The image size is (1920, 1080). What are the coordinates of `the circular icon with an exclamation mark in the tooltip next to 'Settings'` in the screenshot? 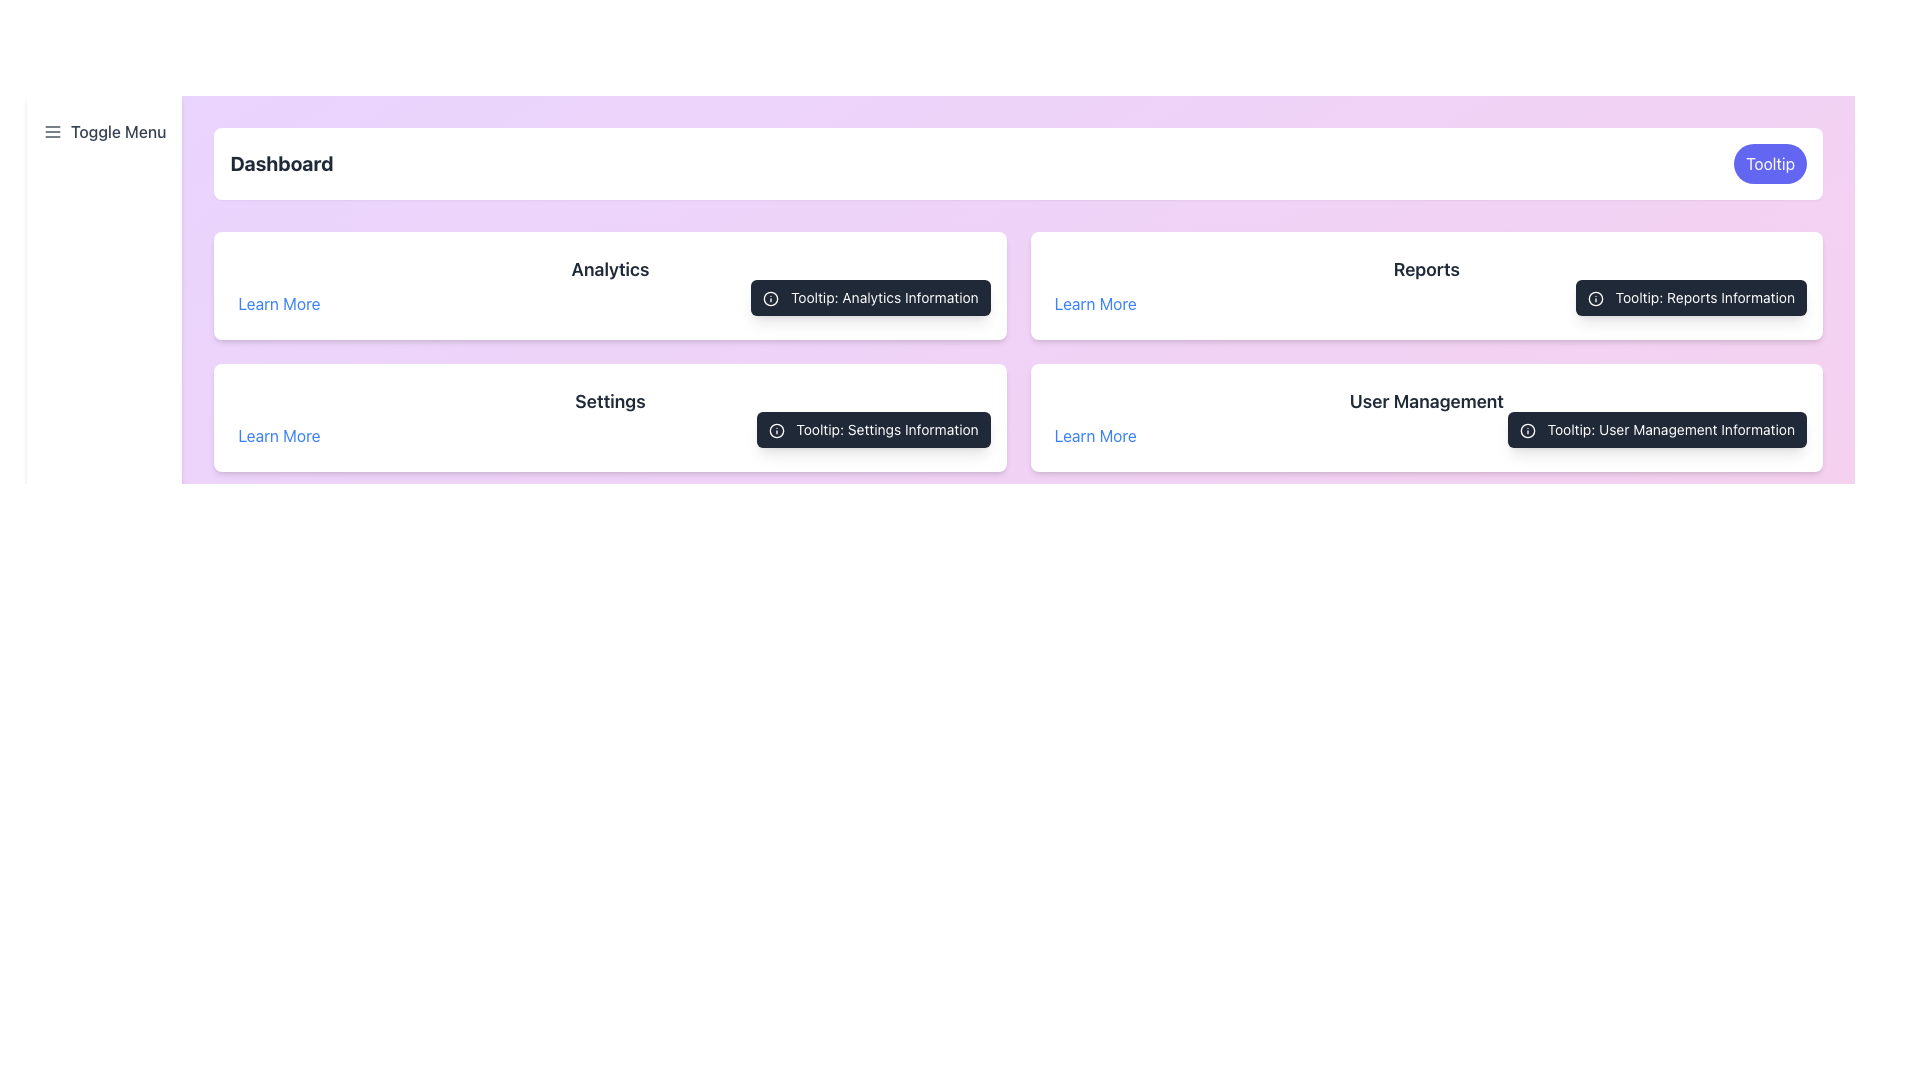 It's located at (775, 430).